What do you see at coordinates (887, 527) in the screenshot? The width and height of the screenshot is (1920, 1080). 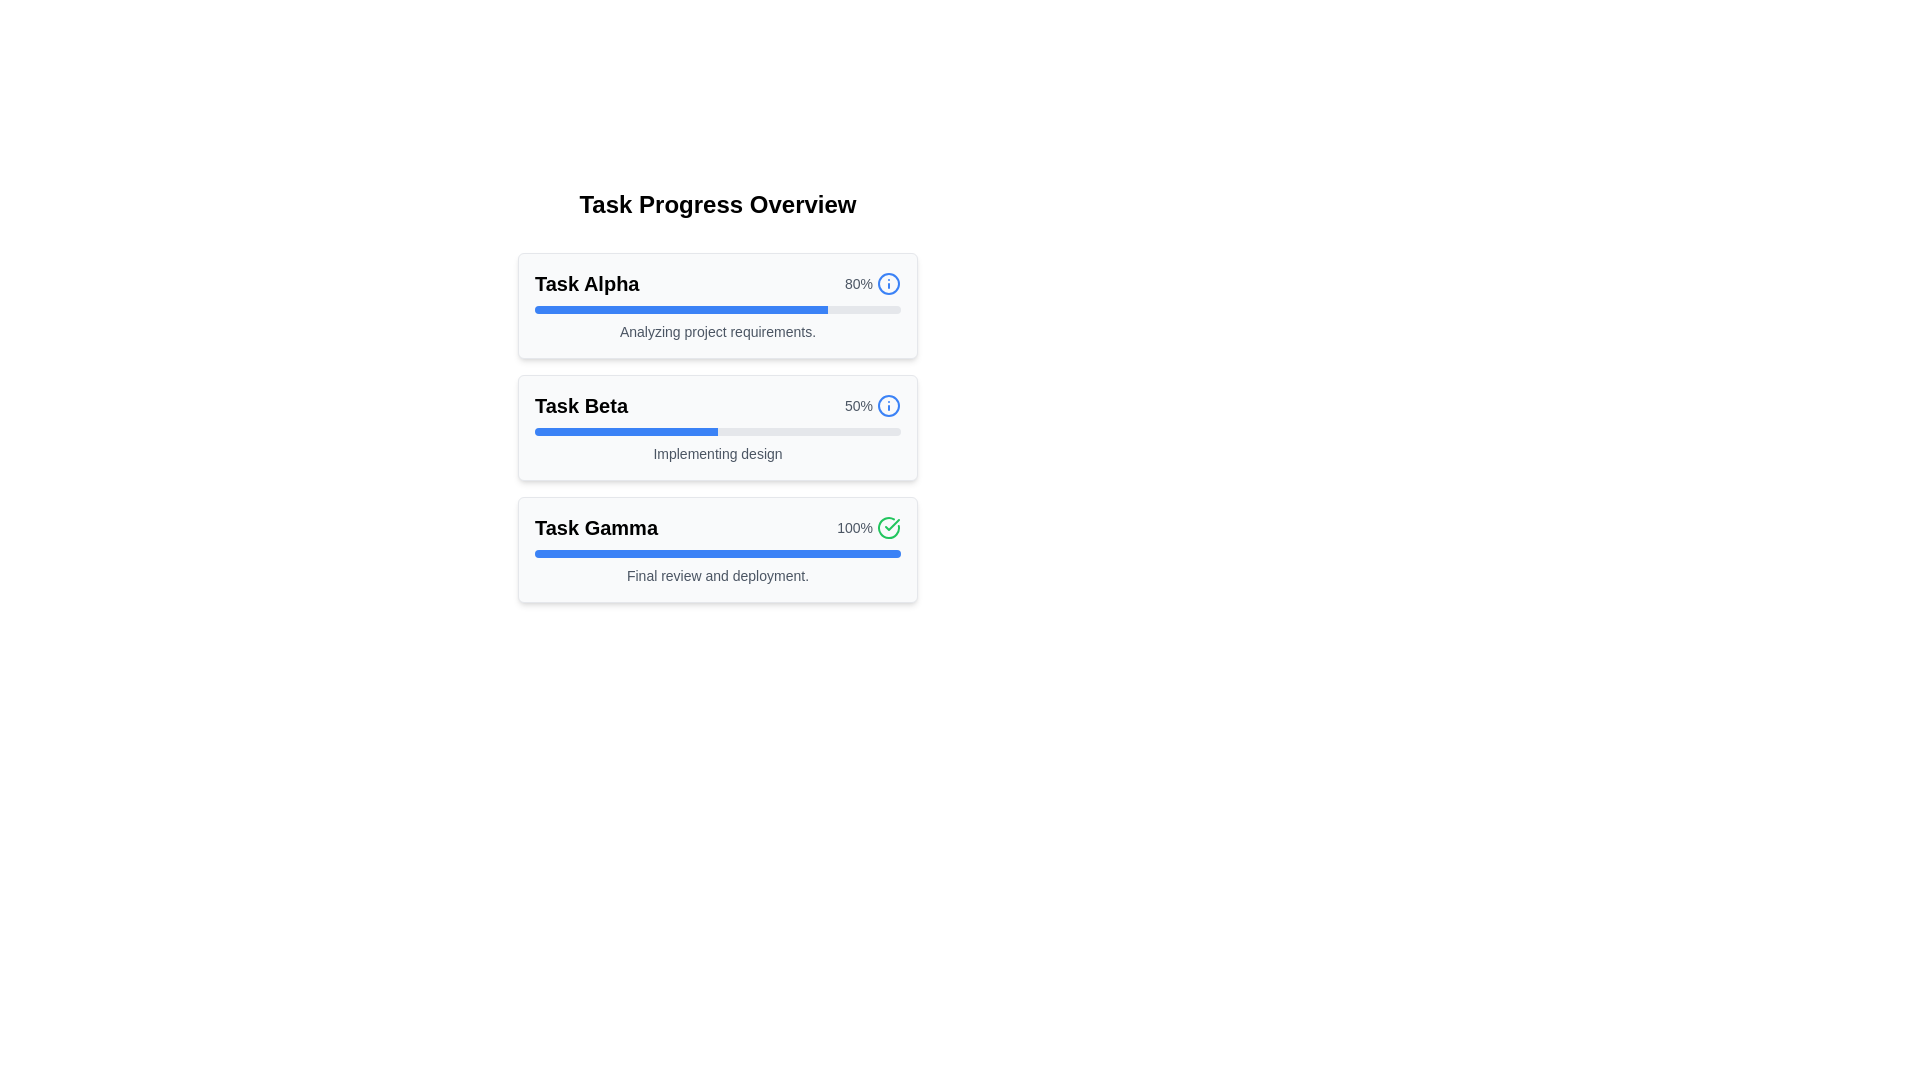 I see `the green circular icon with a checkmark that indicates the completion of the 'Task Gamma' item, located to the right of the task's progress bar` at bounding box center [887, 527].